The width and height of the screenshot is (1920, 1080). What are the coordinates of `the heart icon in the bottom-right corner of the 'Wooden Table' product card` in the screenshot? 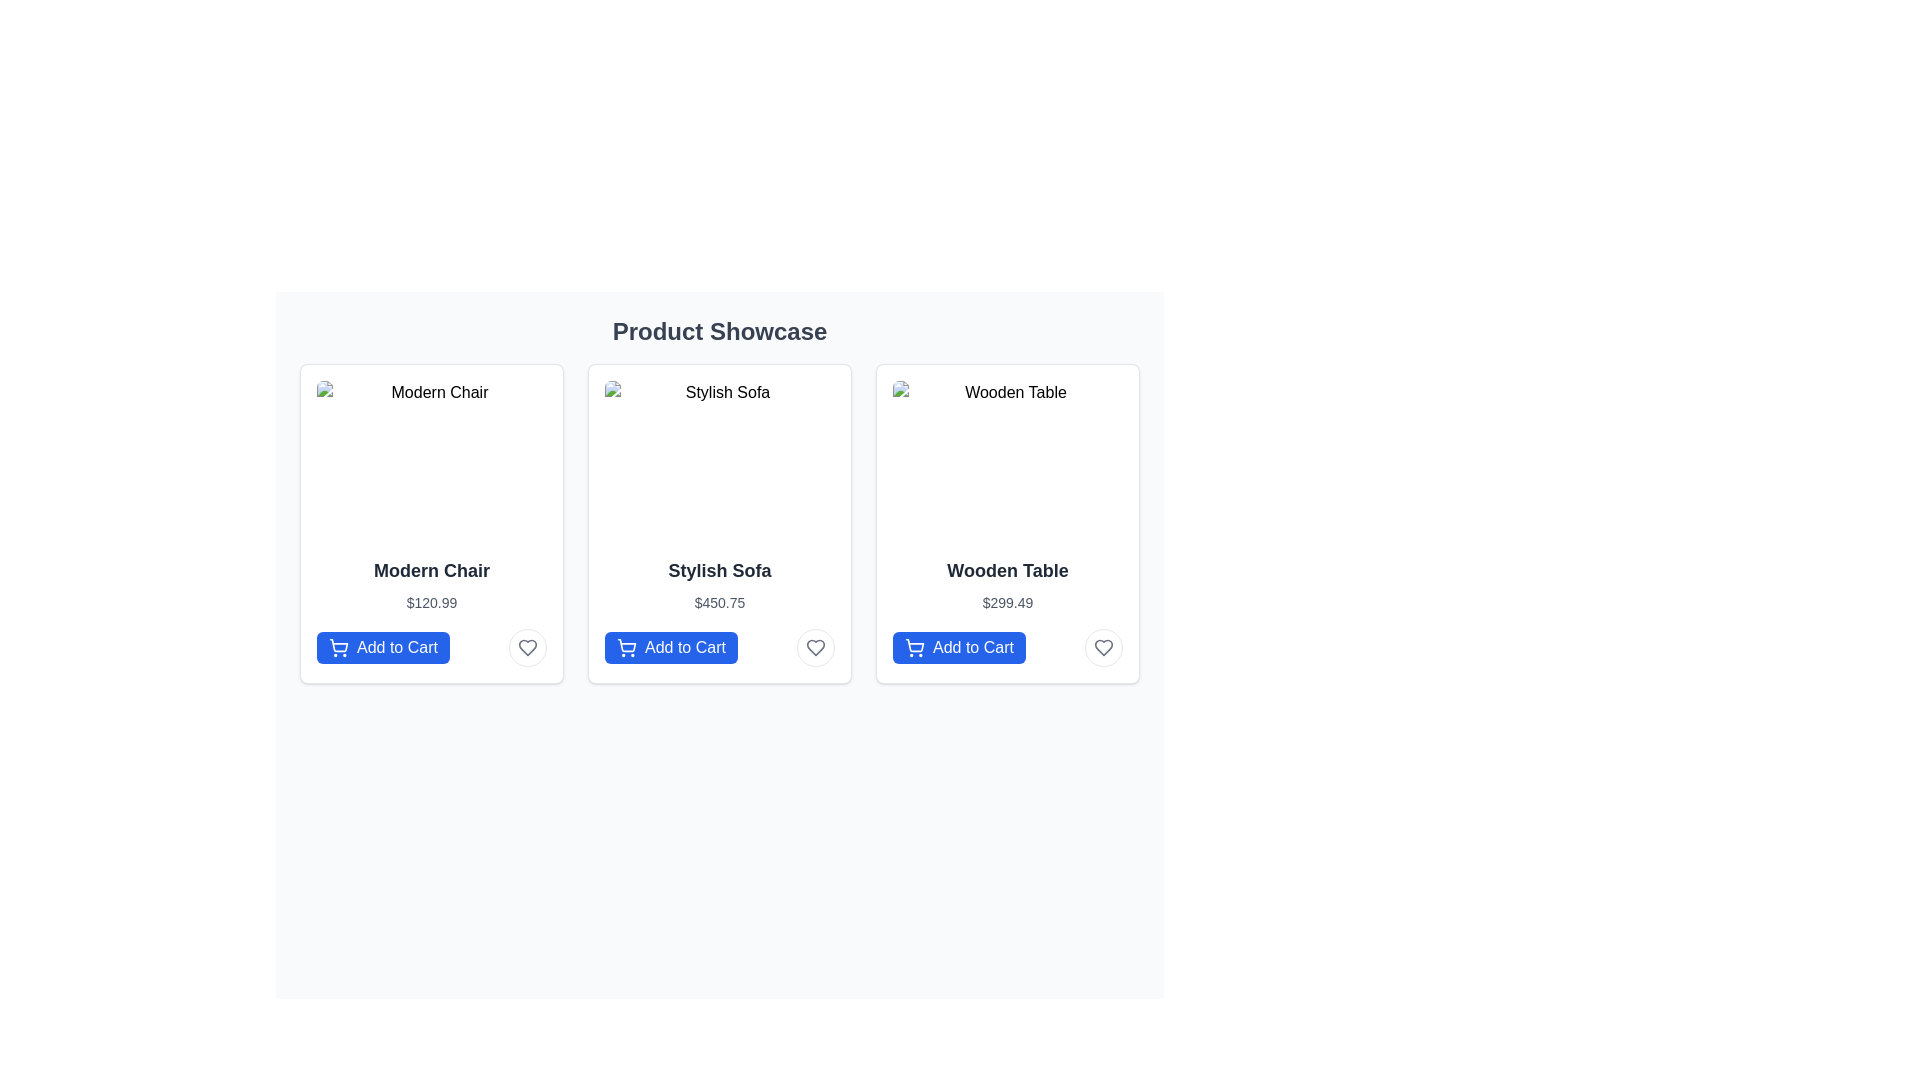 It's located at (1103, 648).